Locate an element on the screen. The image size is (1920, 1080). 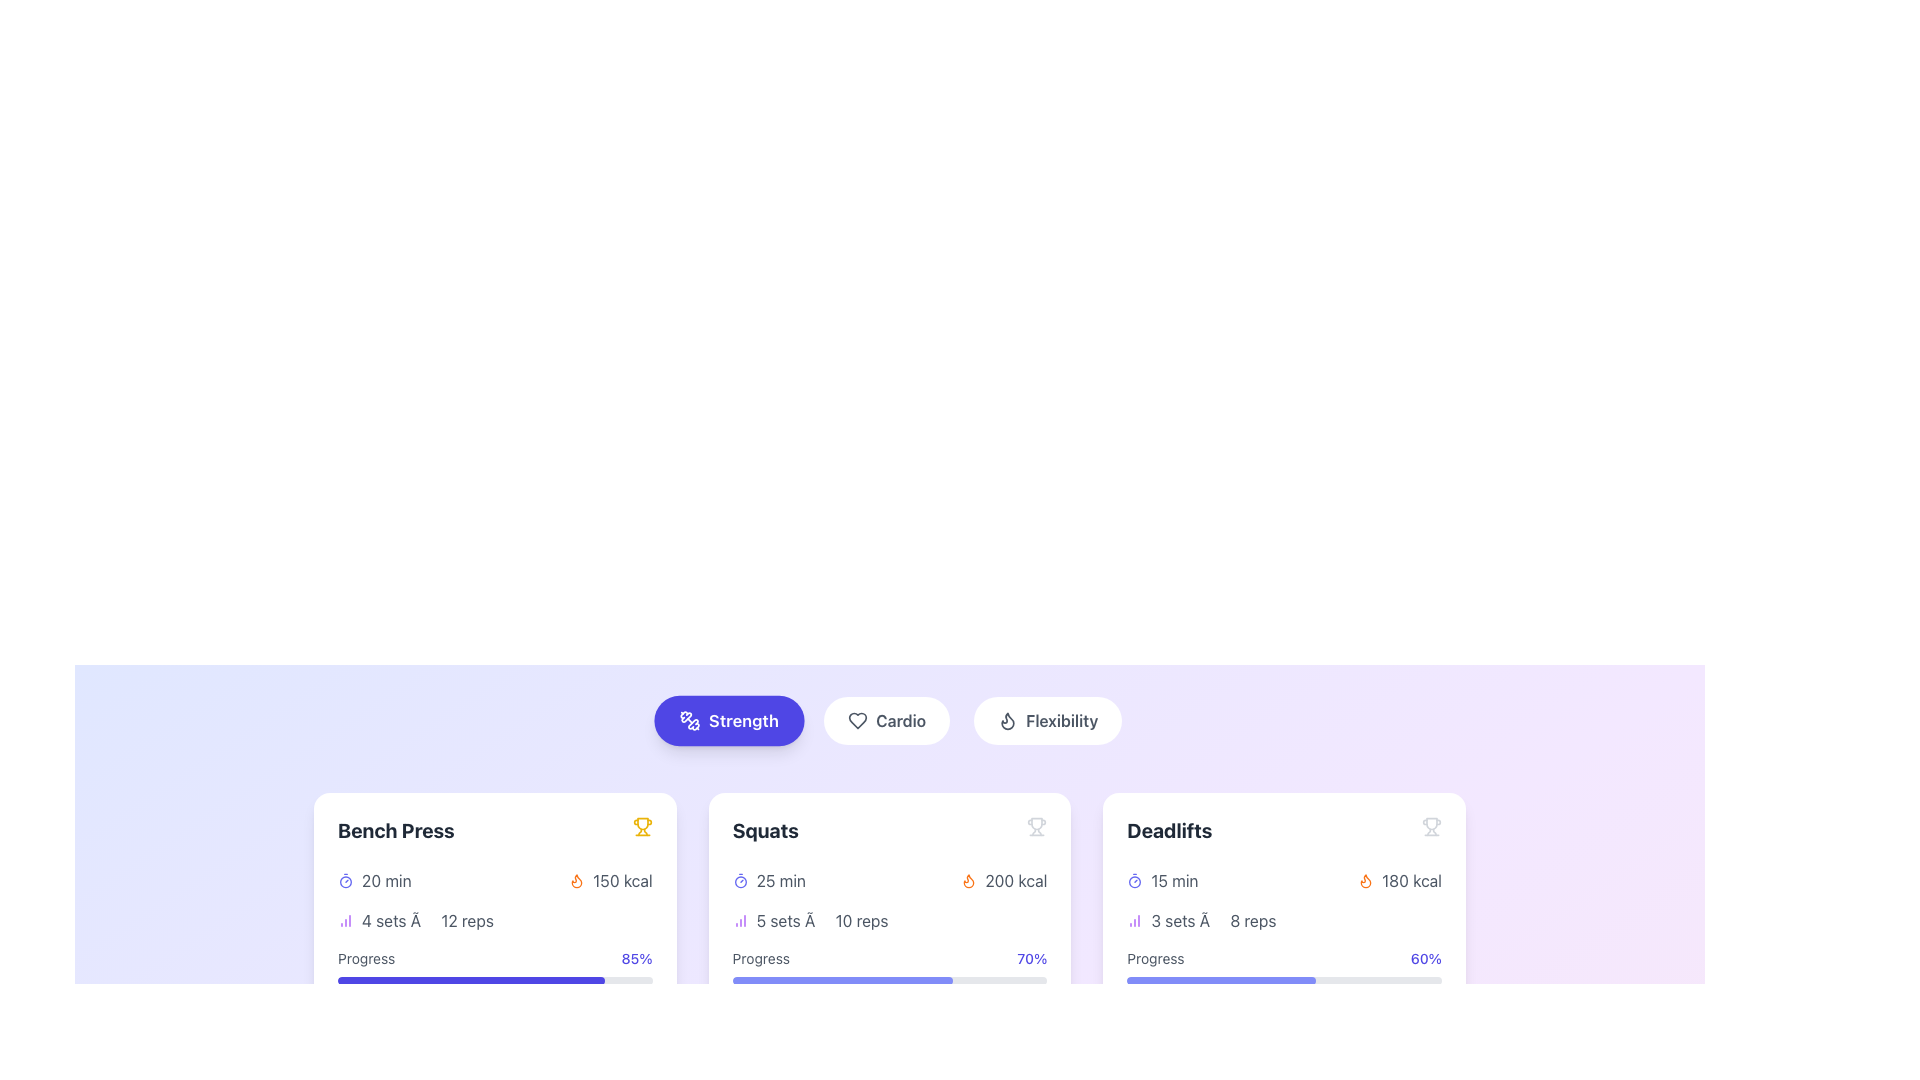
the Text Label that indicates the progress percentage of the 'Deadlifts' activity, located at the bottom-right corner of the card labeled 'Deadlifts', to the right of the text 'Progress' is located at coordinates (1425, 958).